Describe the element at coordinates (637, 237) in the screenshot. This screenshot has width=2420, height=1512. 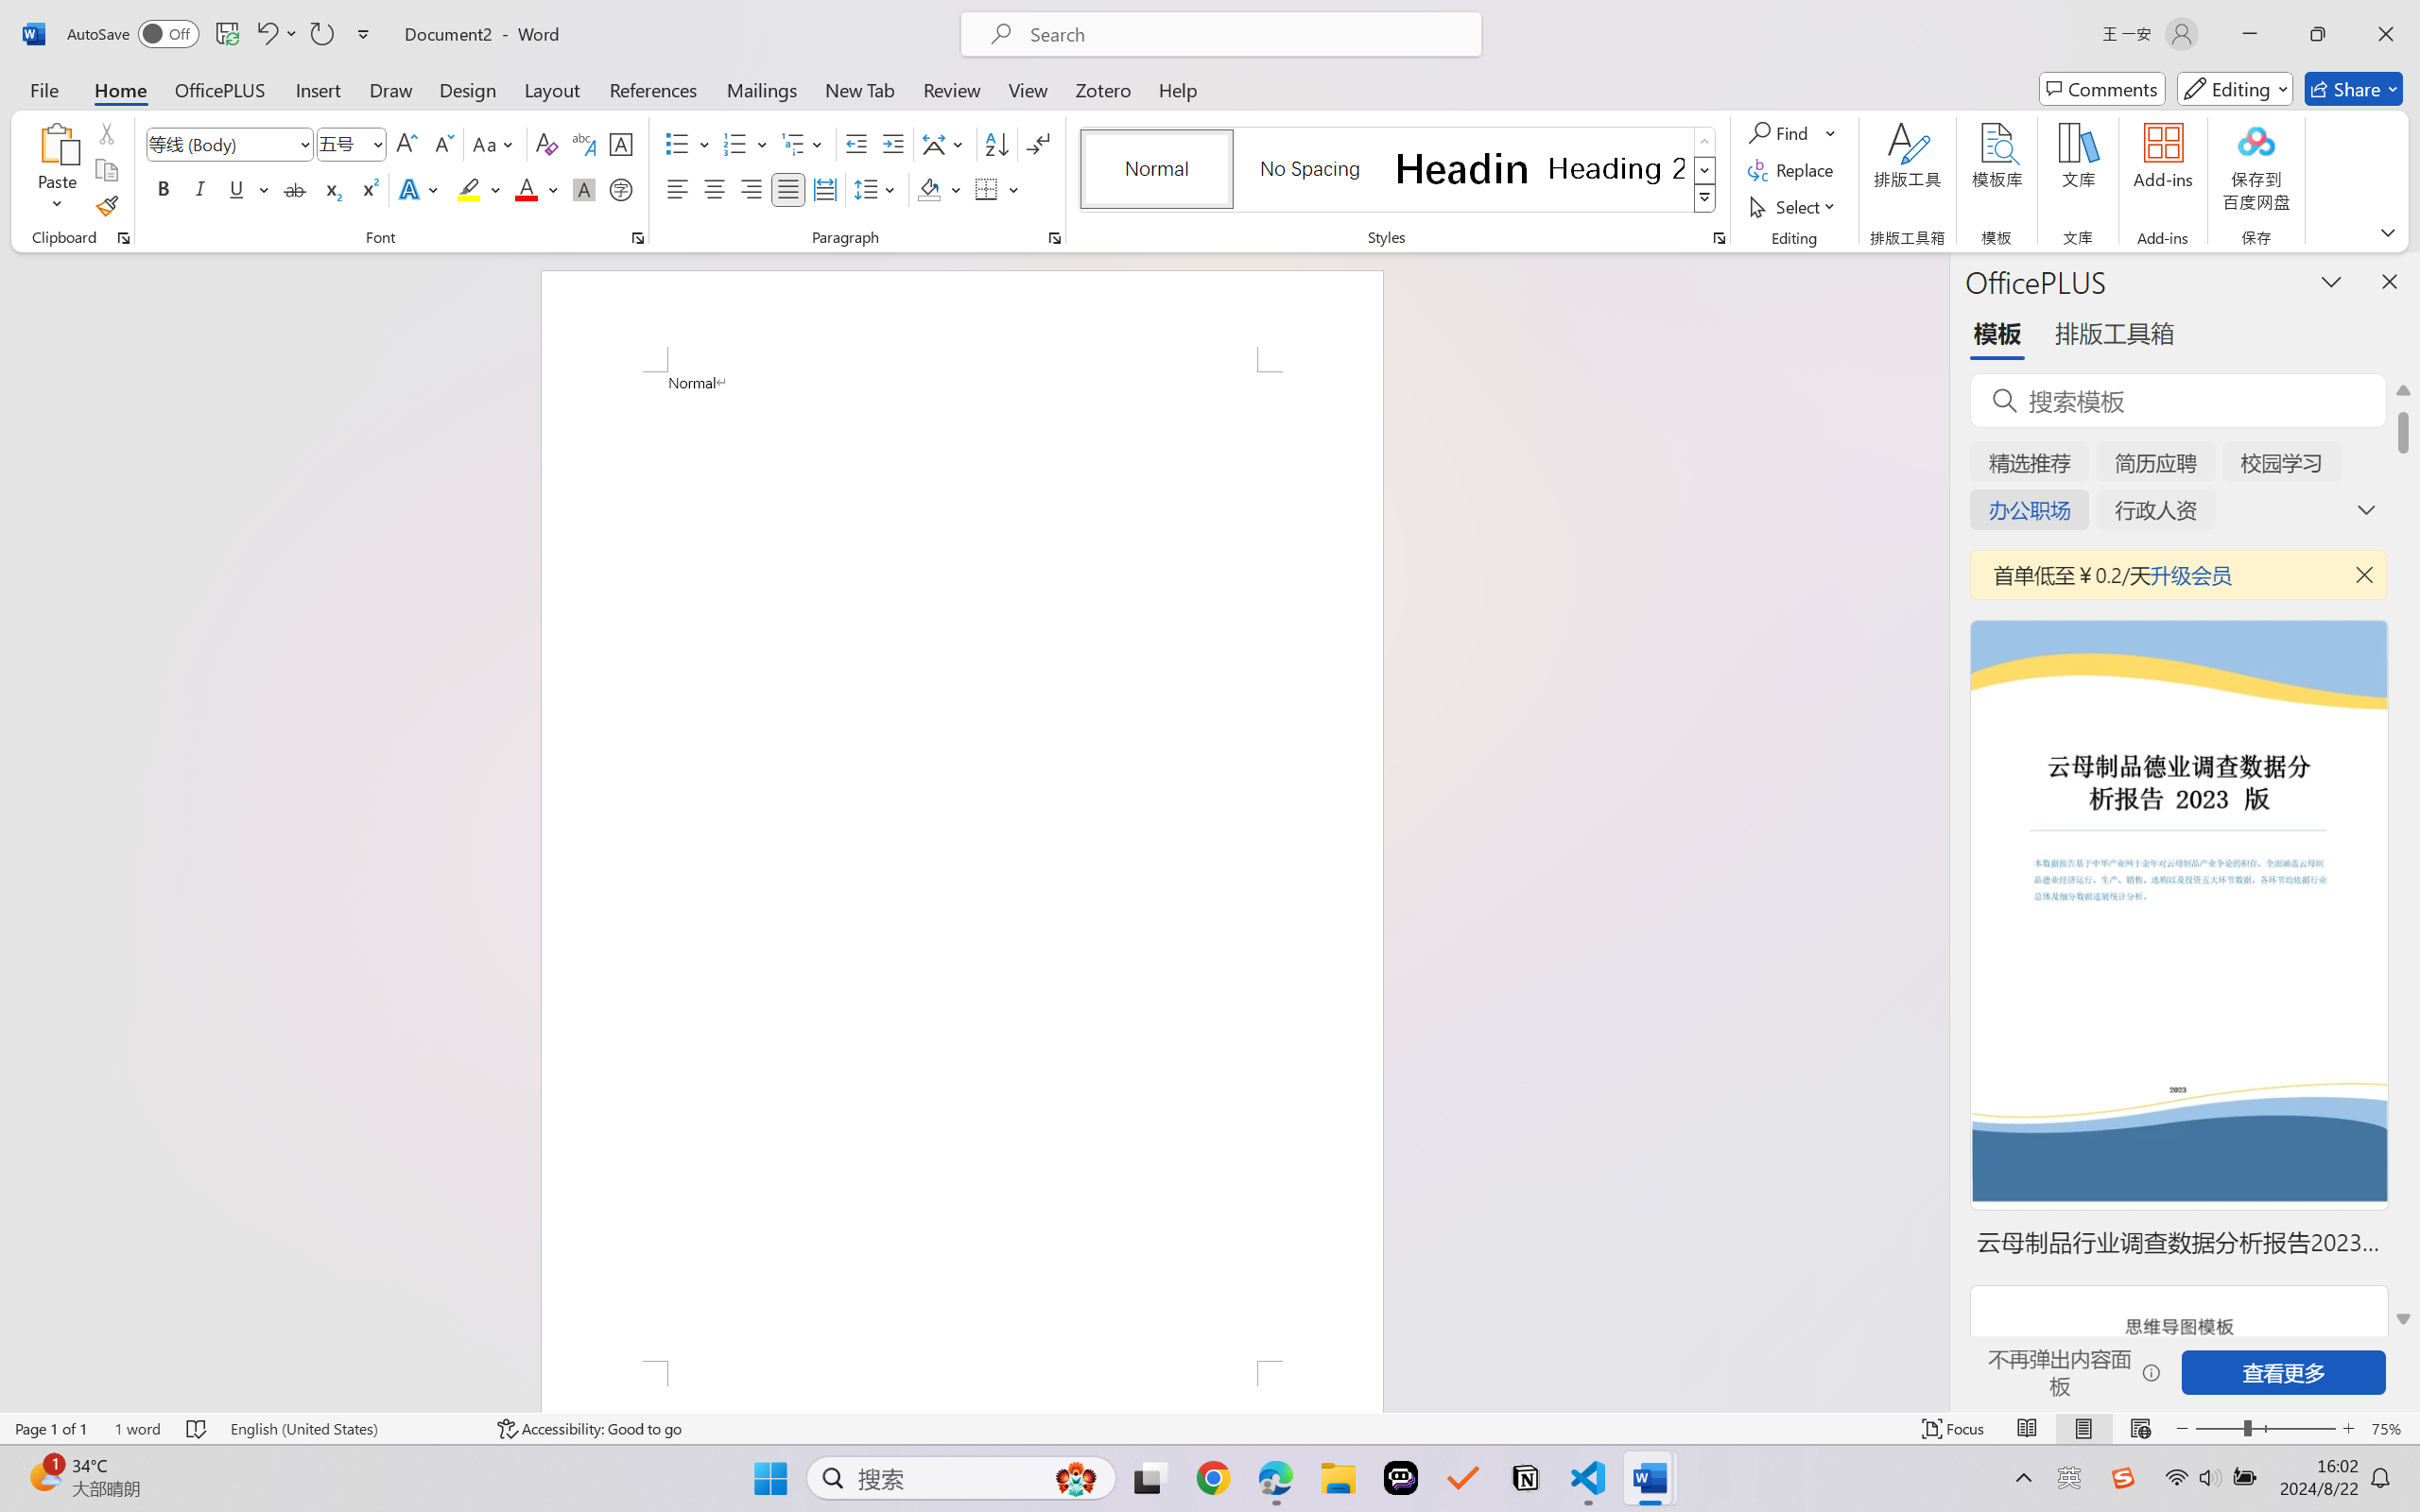
I see `'Font...'` at that location.